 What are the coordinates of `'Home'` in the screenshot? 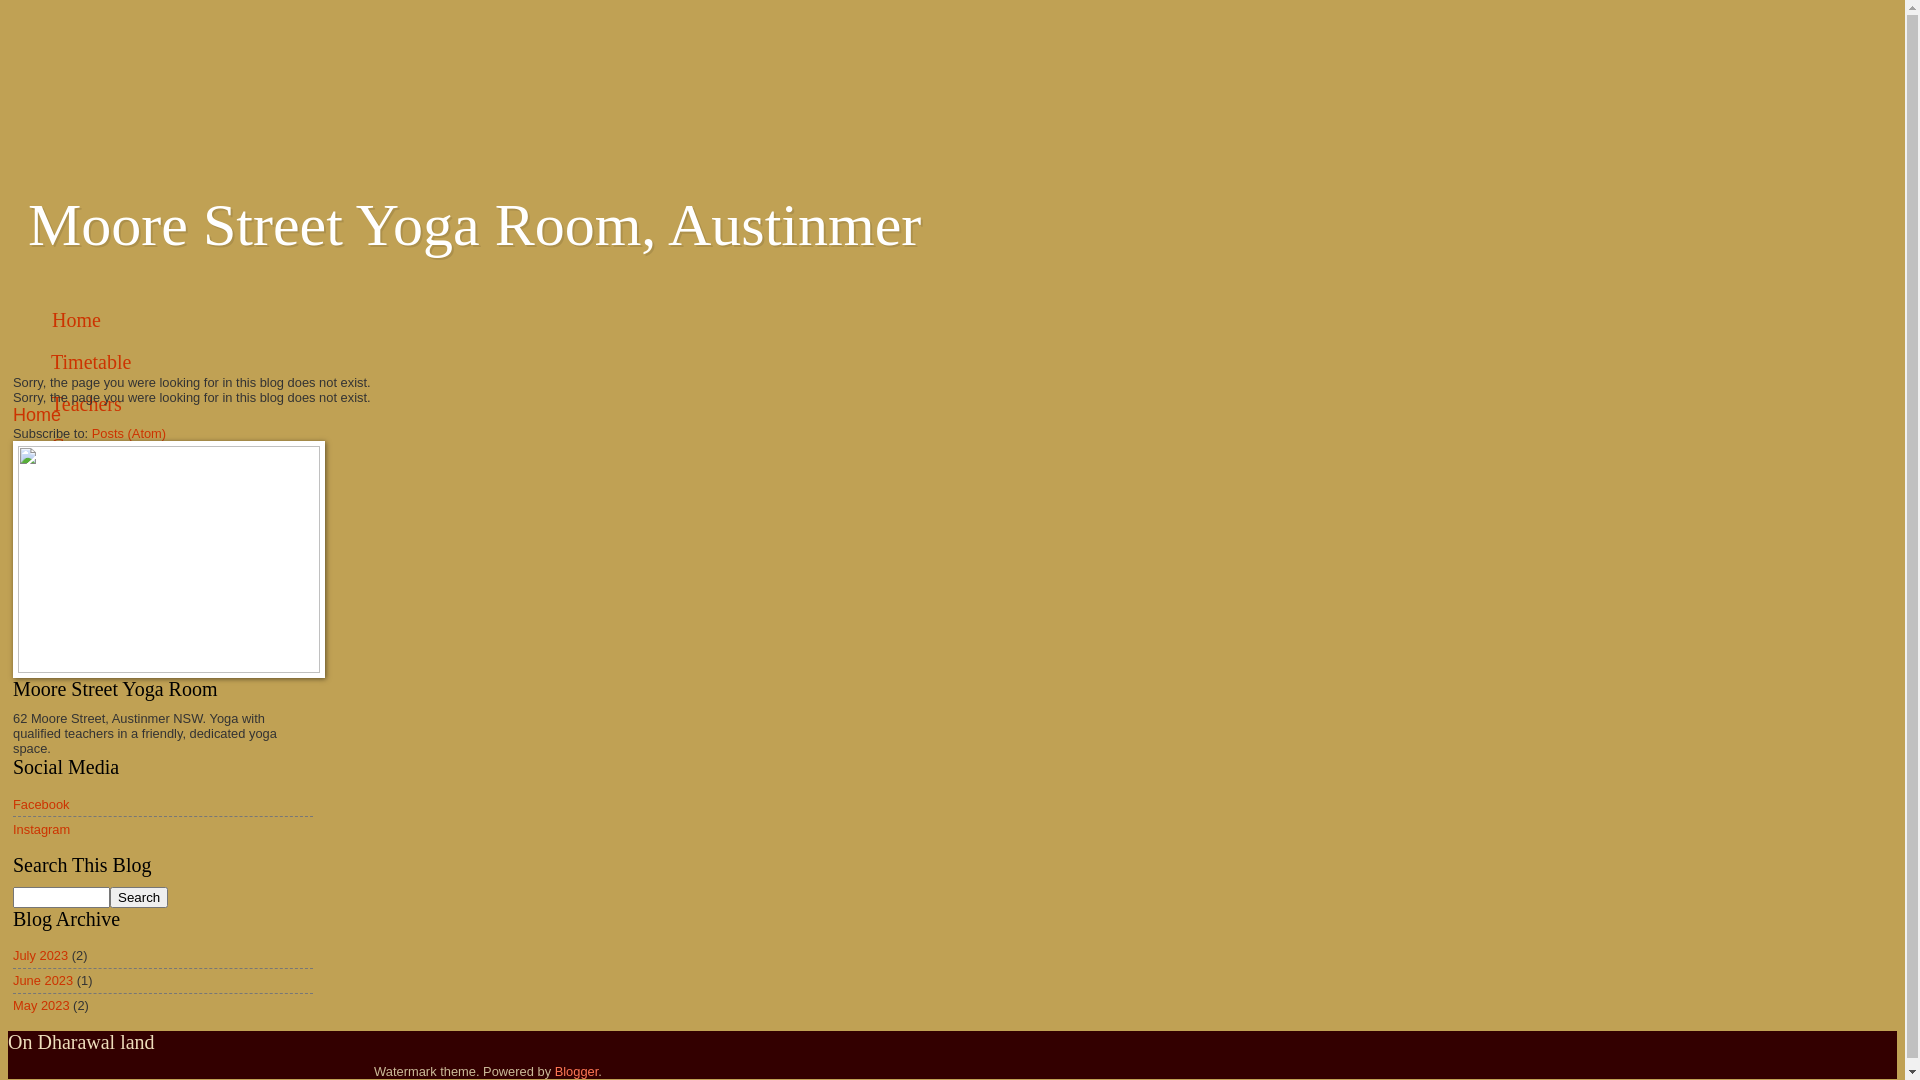 It's located at (13, 414).